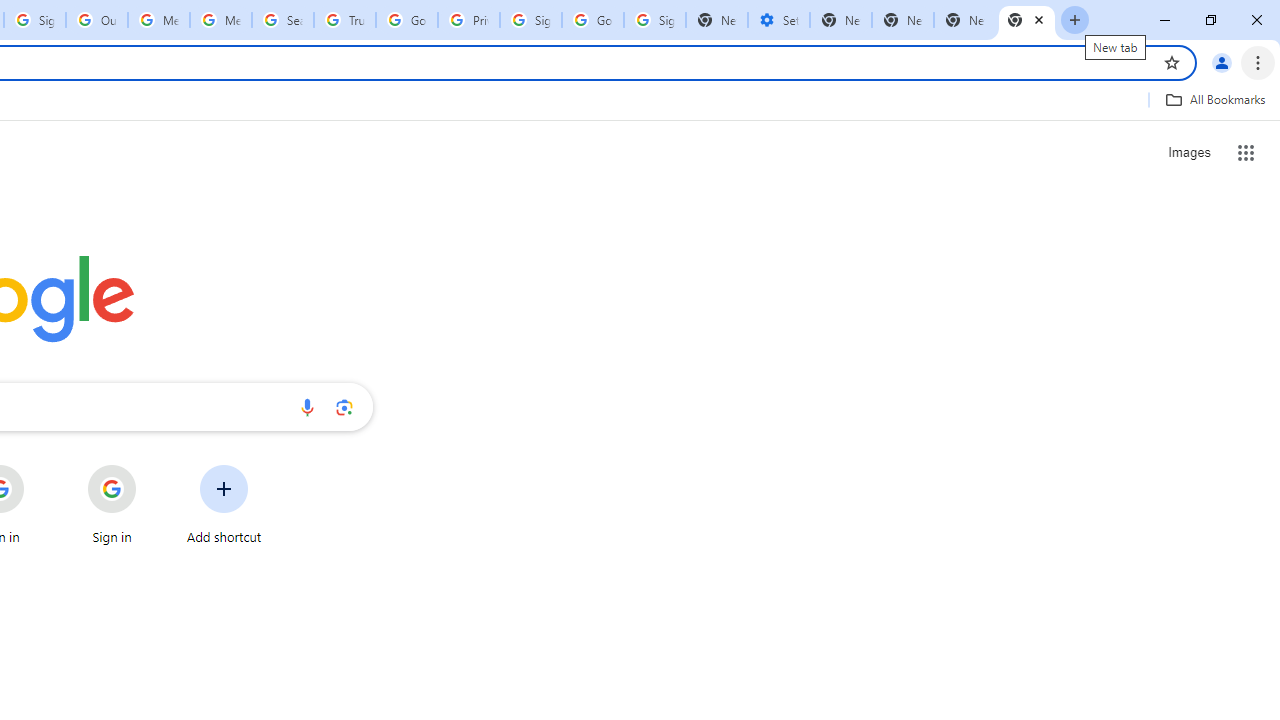 The image size is (1280, 720). What do you see at coordinates (281, 20) in the screenshot?
I see `'Search our Doodle Library Collection - Google Doodles'` at bounding box center [281, 20].